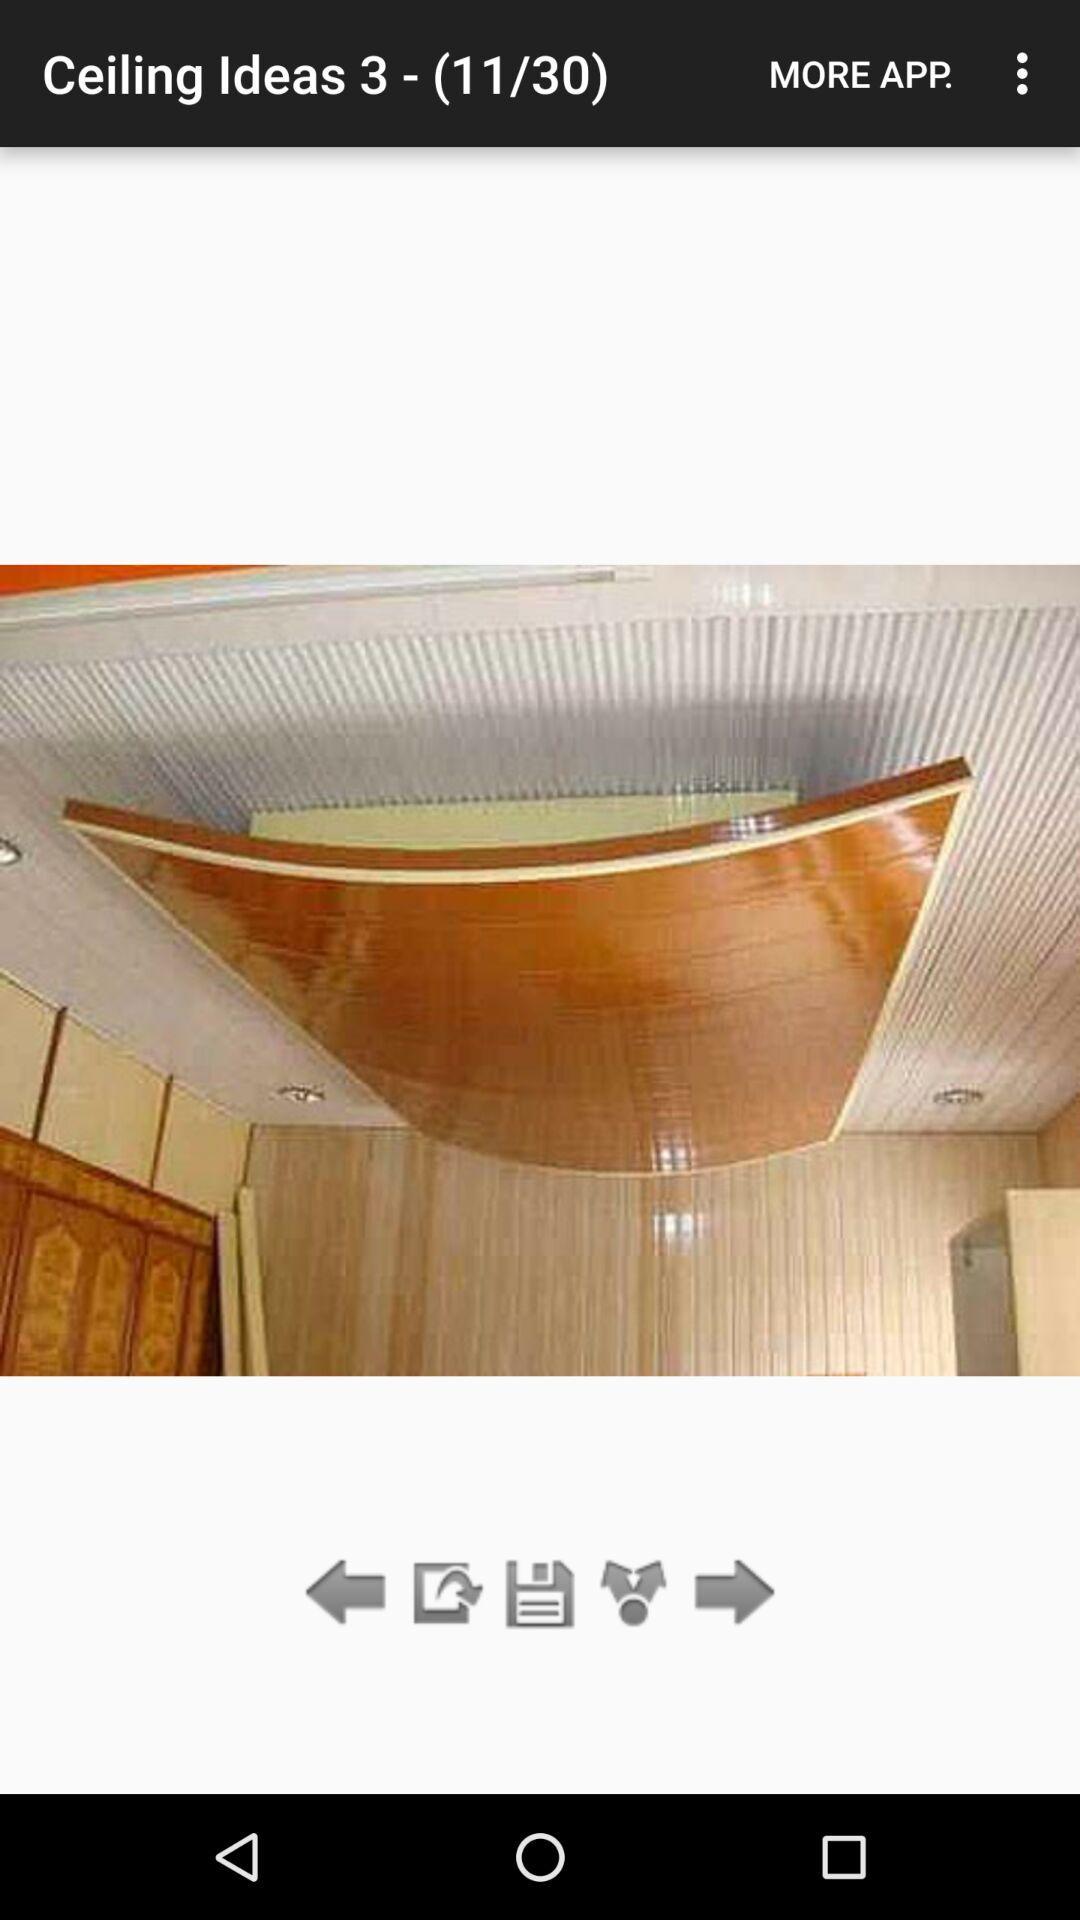 This screenshot has height=1920, width=1080. Describe the element at coordinates (729, 1593) in the screenshot. I see `icon below the more app. icon` at that location.